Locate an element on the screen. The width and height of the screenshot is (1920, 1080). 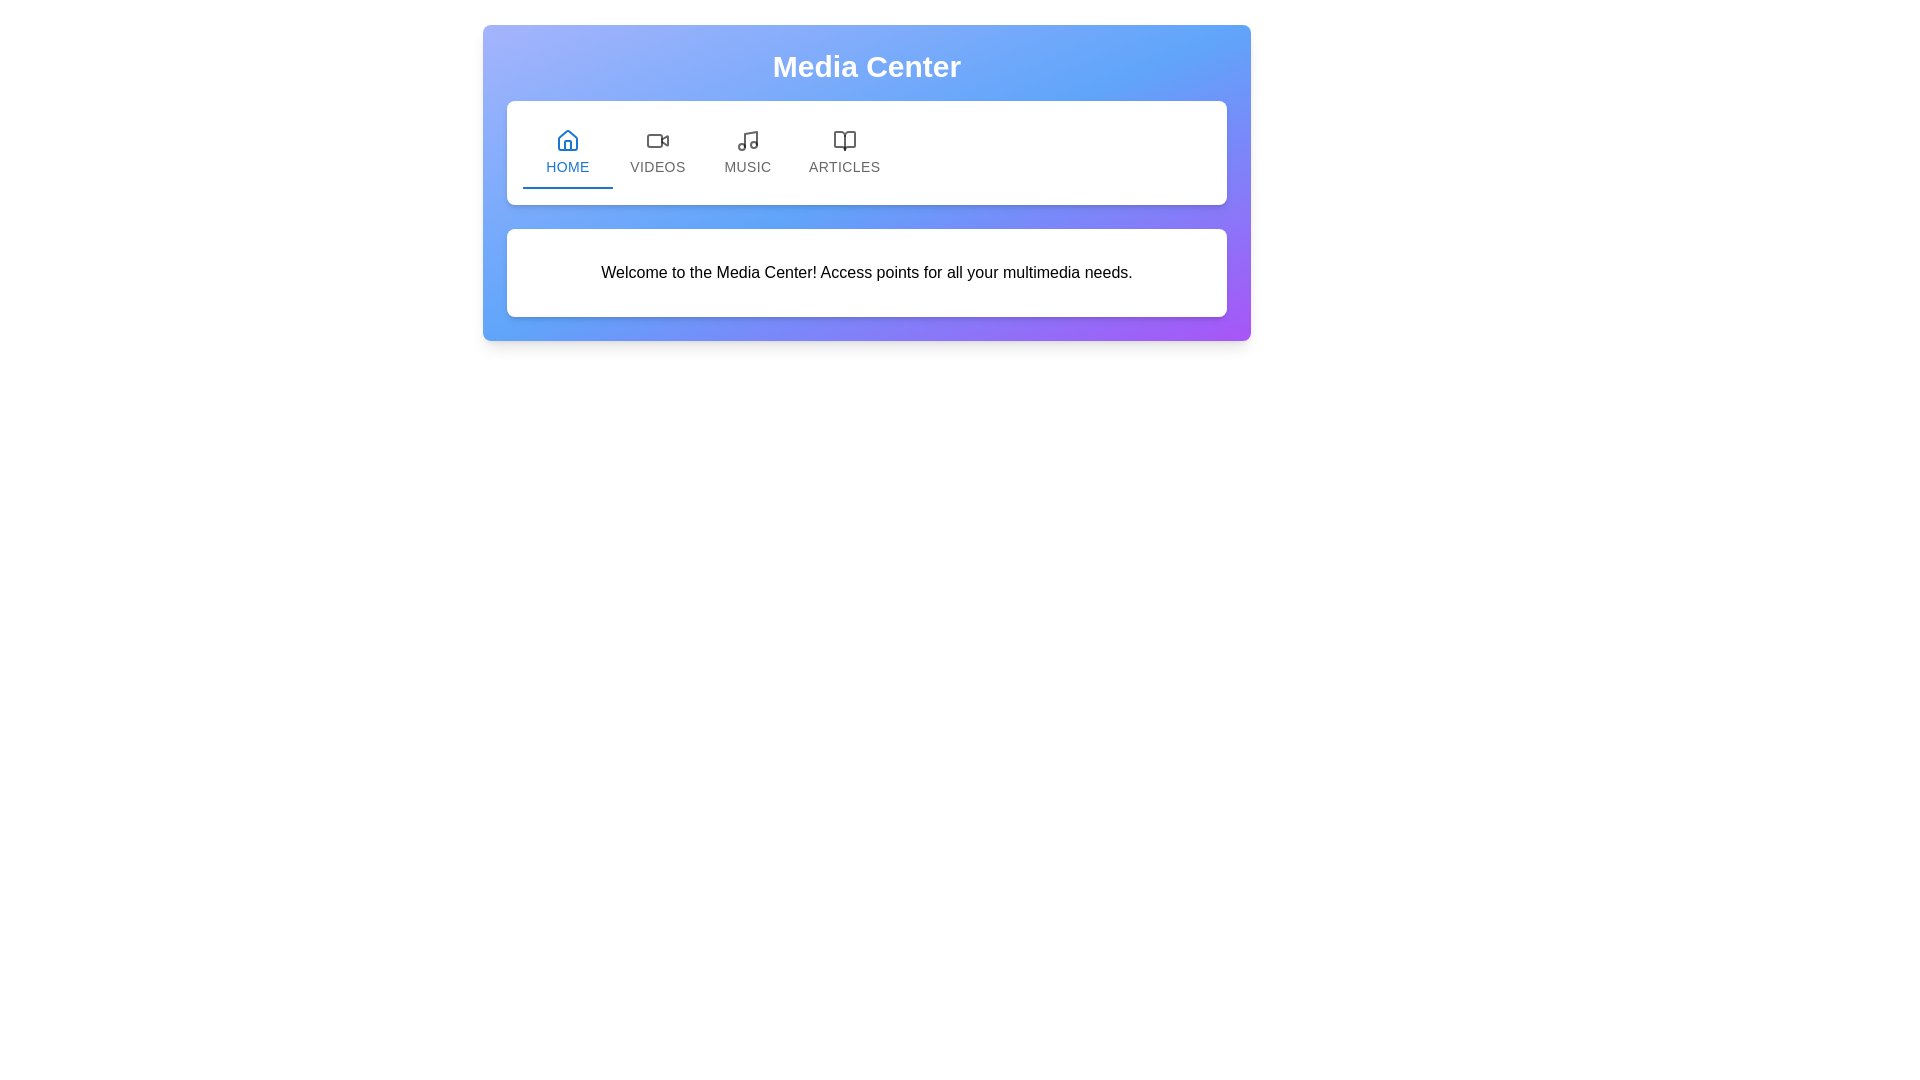
the 'Articles' tab in the horizontal tab group UI component located under the 'Media Center' heading is located at coordinates (867, 152).